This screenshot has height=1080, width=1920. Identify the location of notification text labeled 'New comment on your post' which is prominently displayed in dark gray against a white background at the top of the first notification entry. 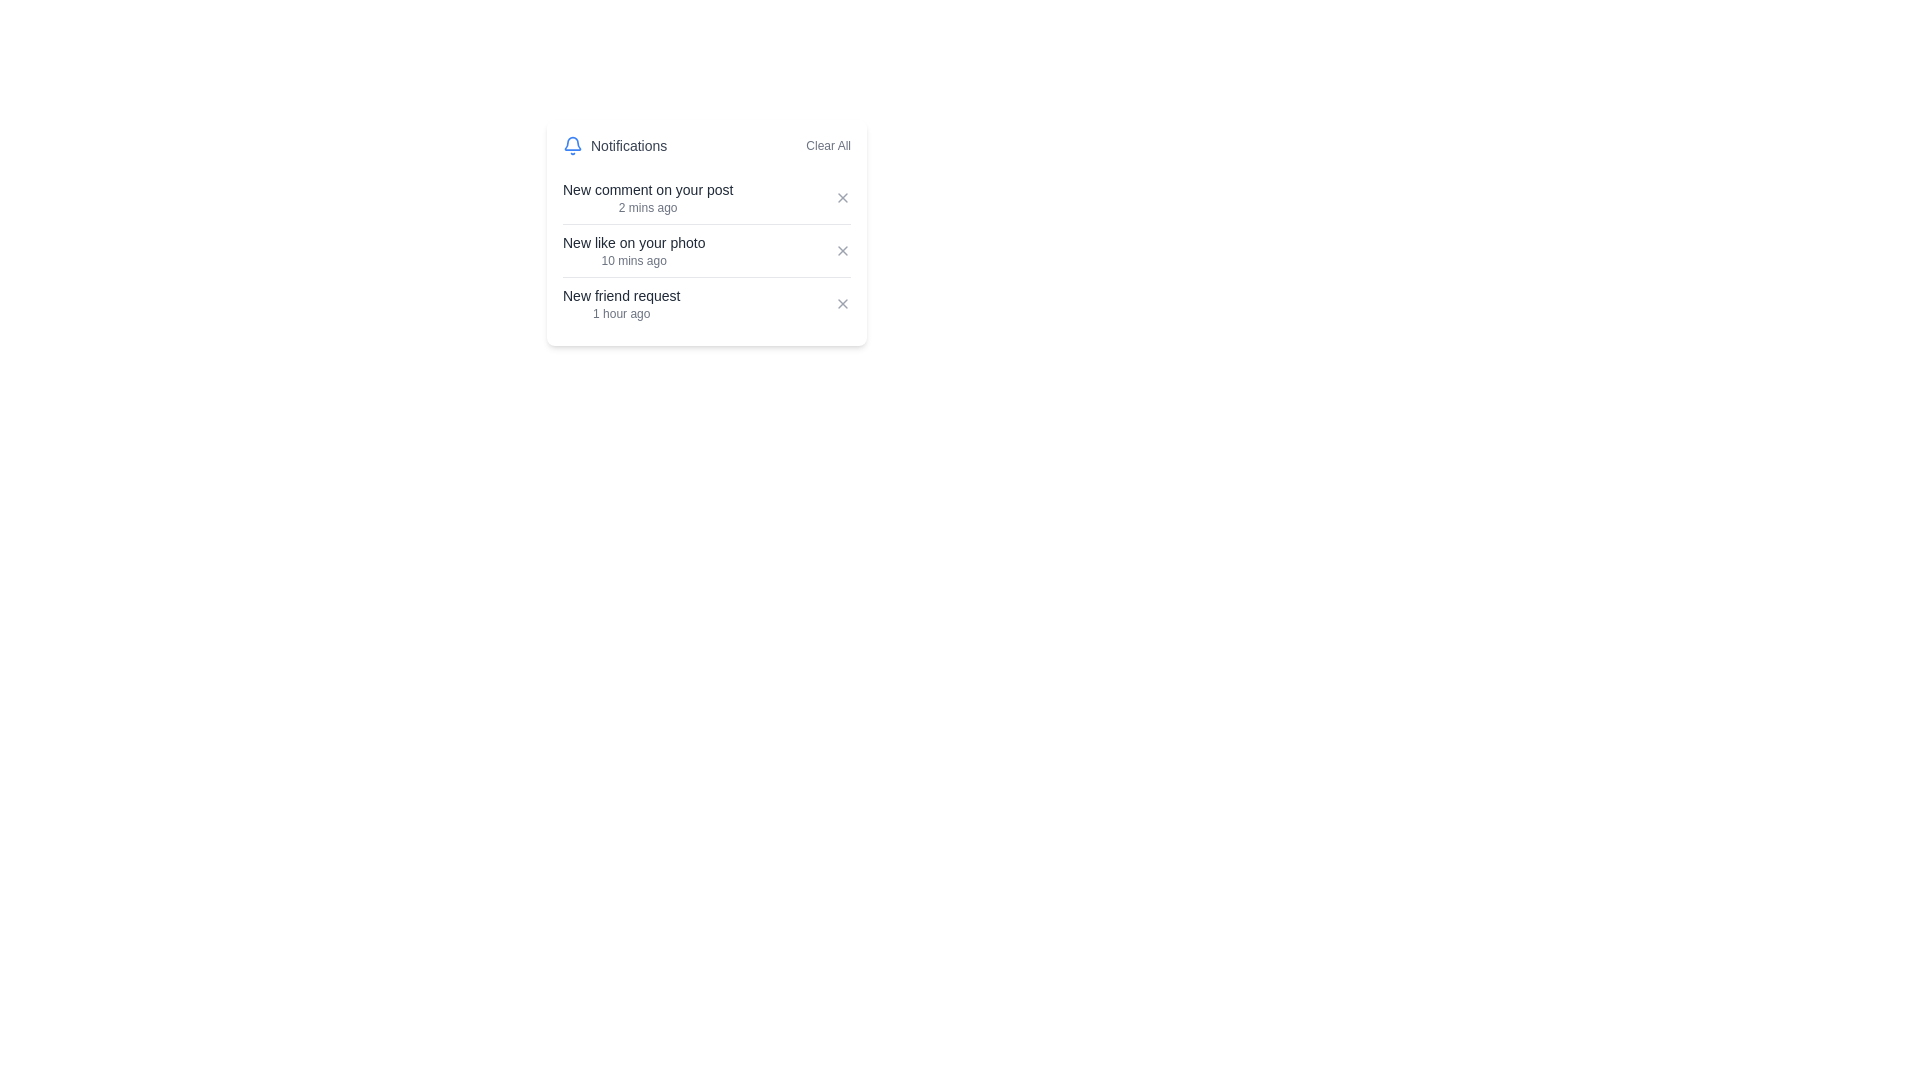
(648, 189).